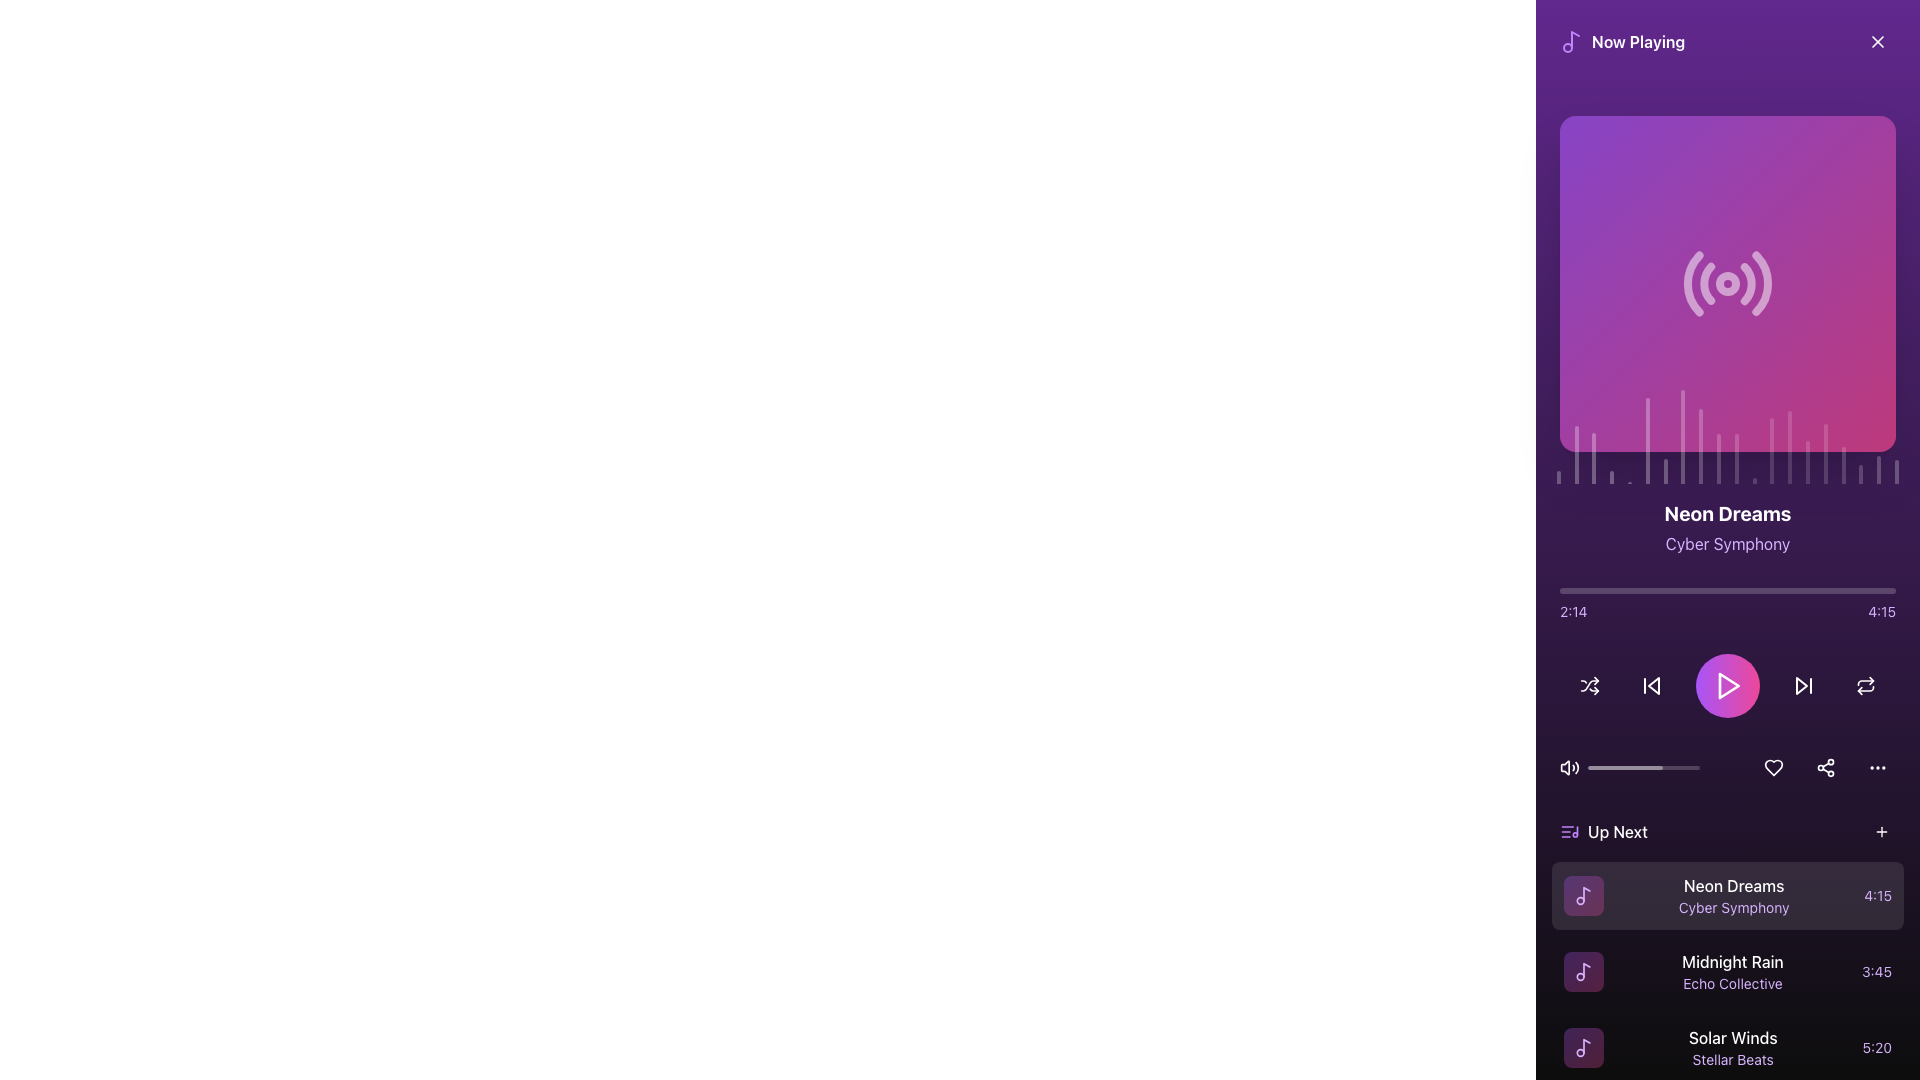 This screenshot has width=1920, height=1080. What do you see at coordinates (1732, 1047) in the screenshot?
I see `the 'Solar Winds' text label` at bounding box center [1732, 1047].